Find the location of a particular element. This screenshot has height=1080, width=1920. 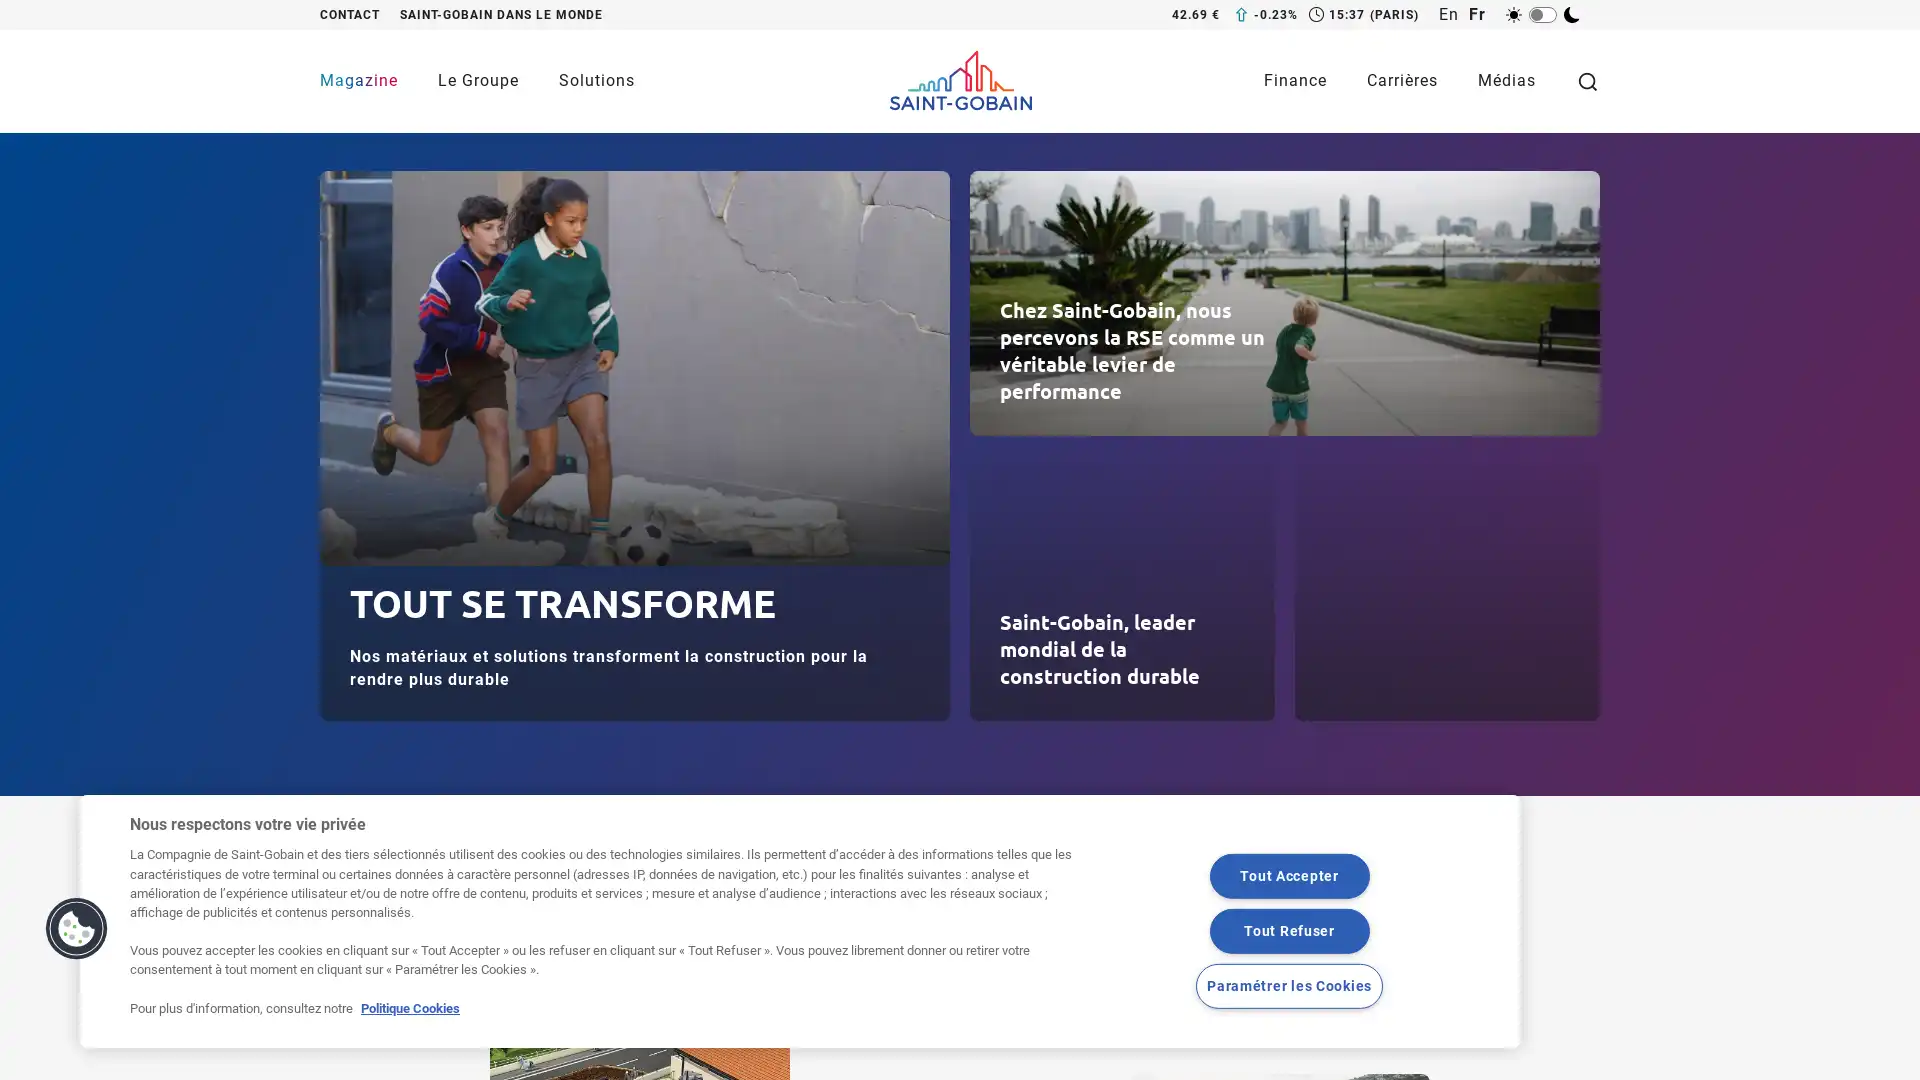

Parametrer les Cookies is located at coordinates (1289, 984).